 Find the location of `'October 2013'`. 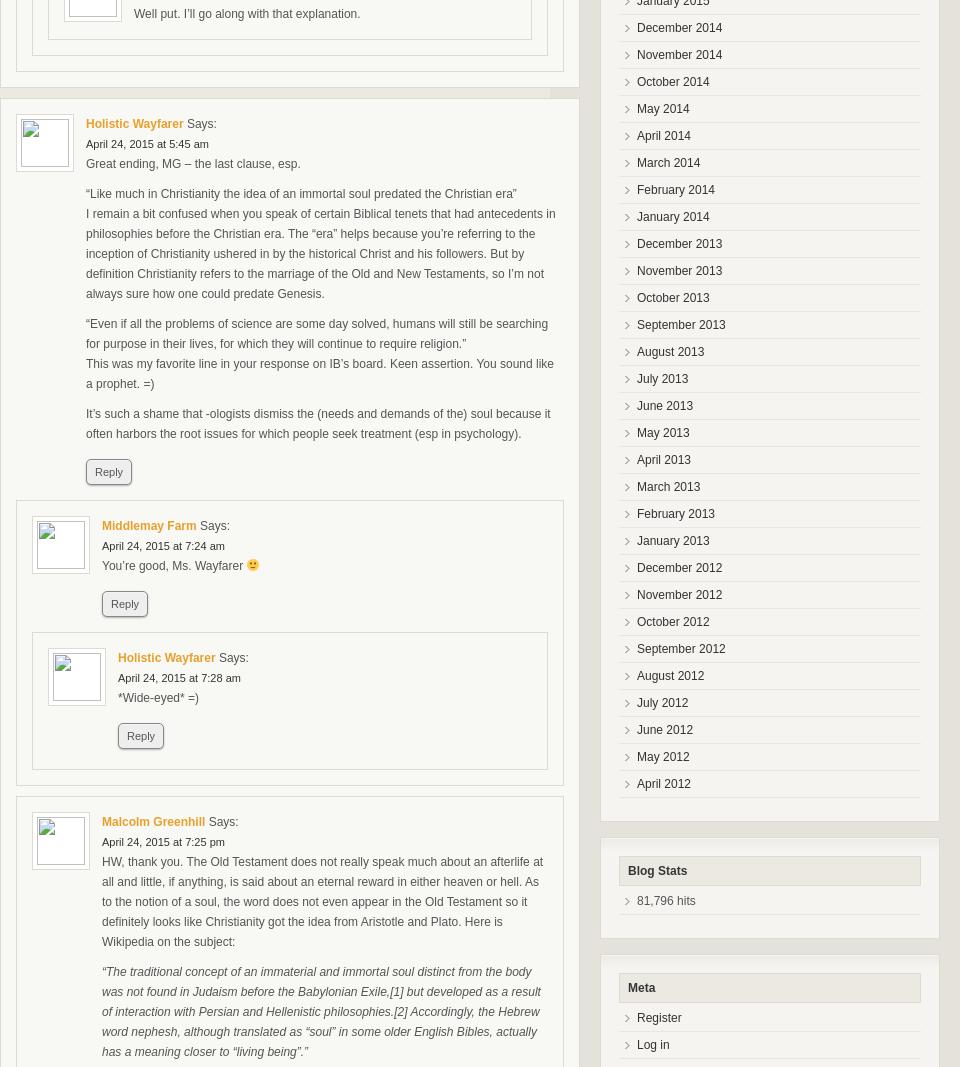

'October 2013' is located at coordinates (672, 298).